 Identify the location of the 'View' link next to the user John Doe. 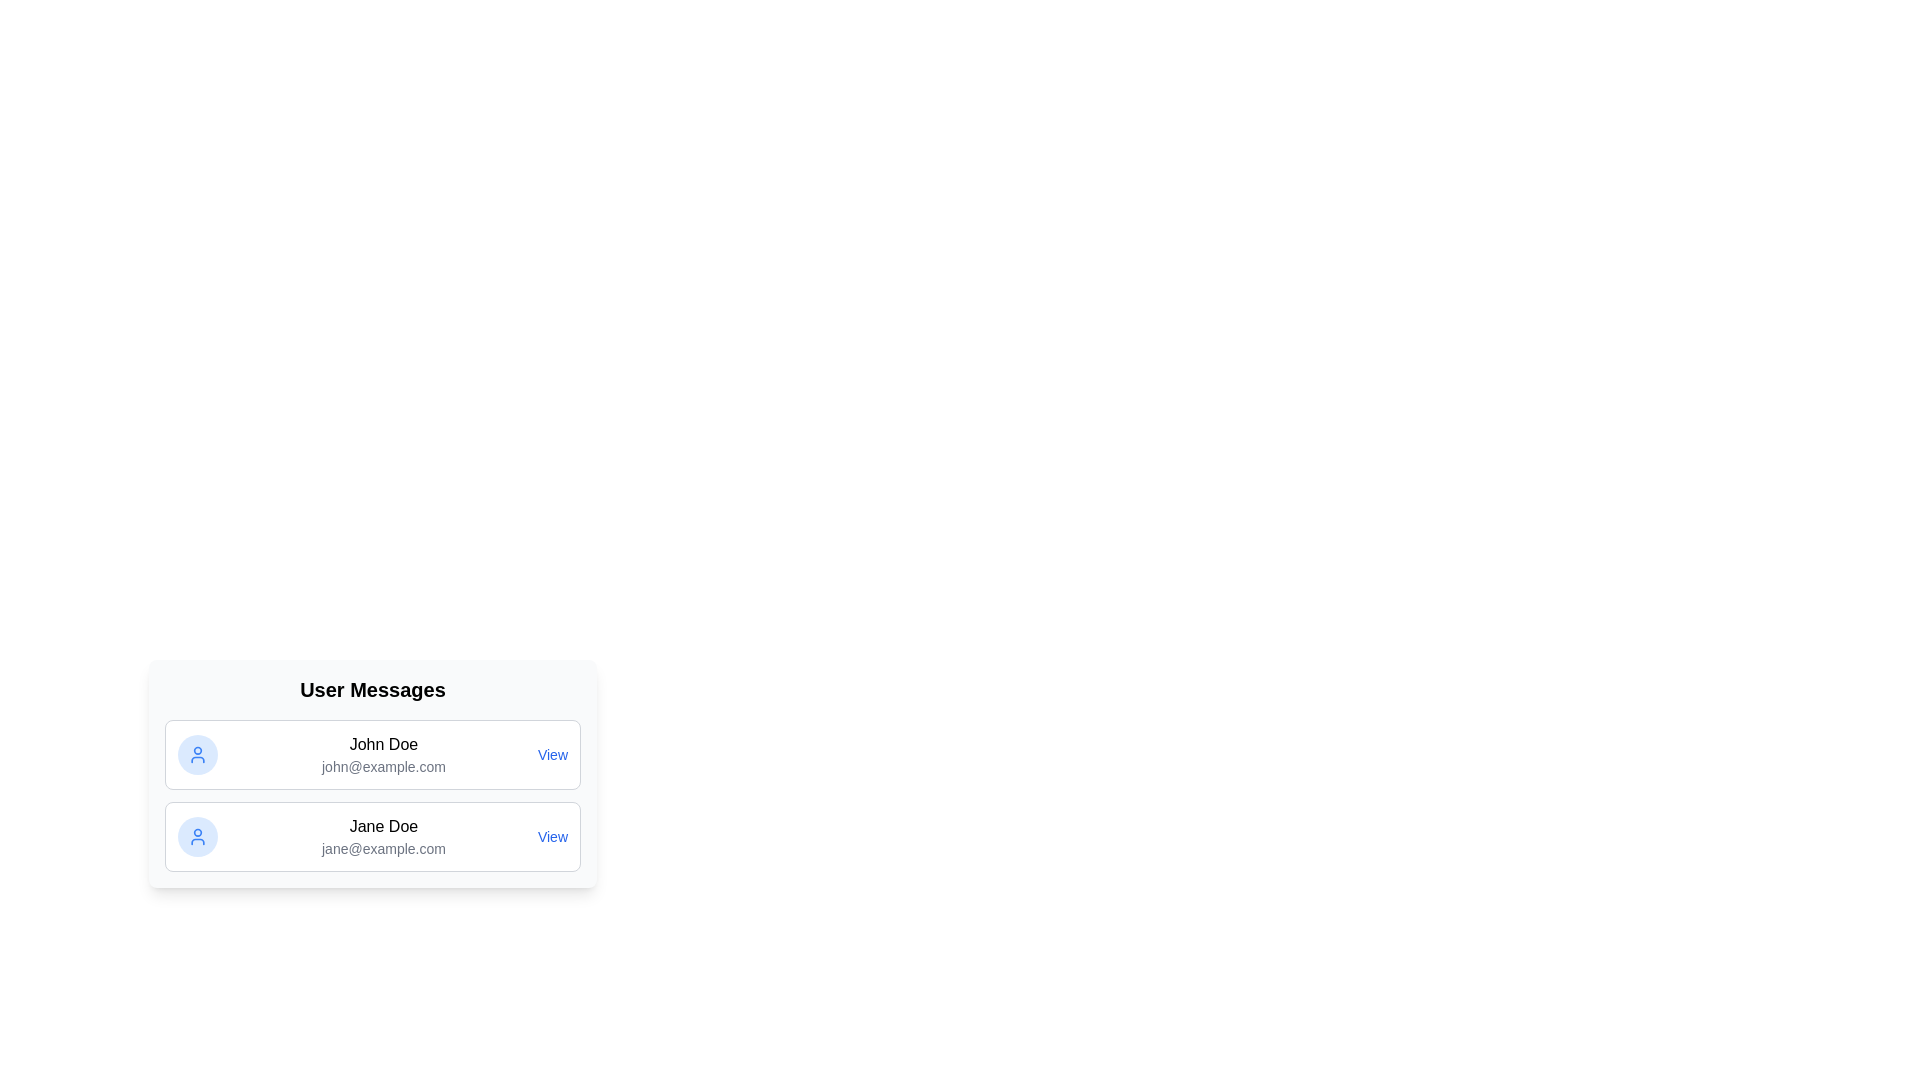
(552, 755).